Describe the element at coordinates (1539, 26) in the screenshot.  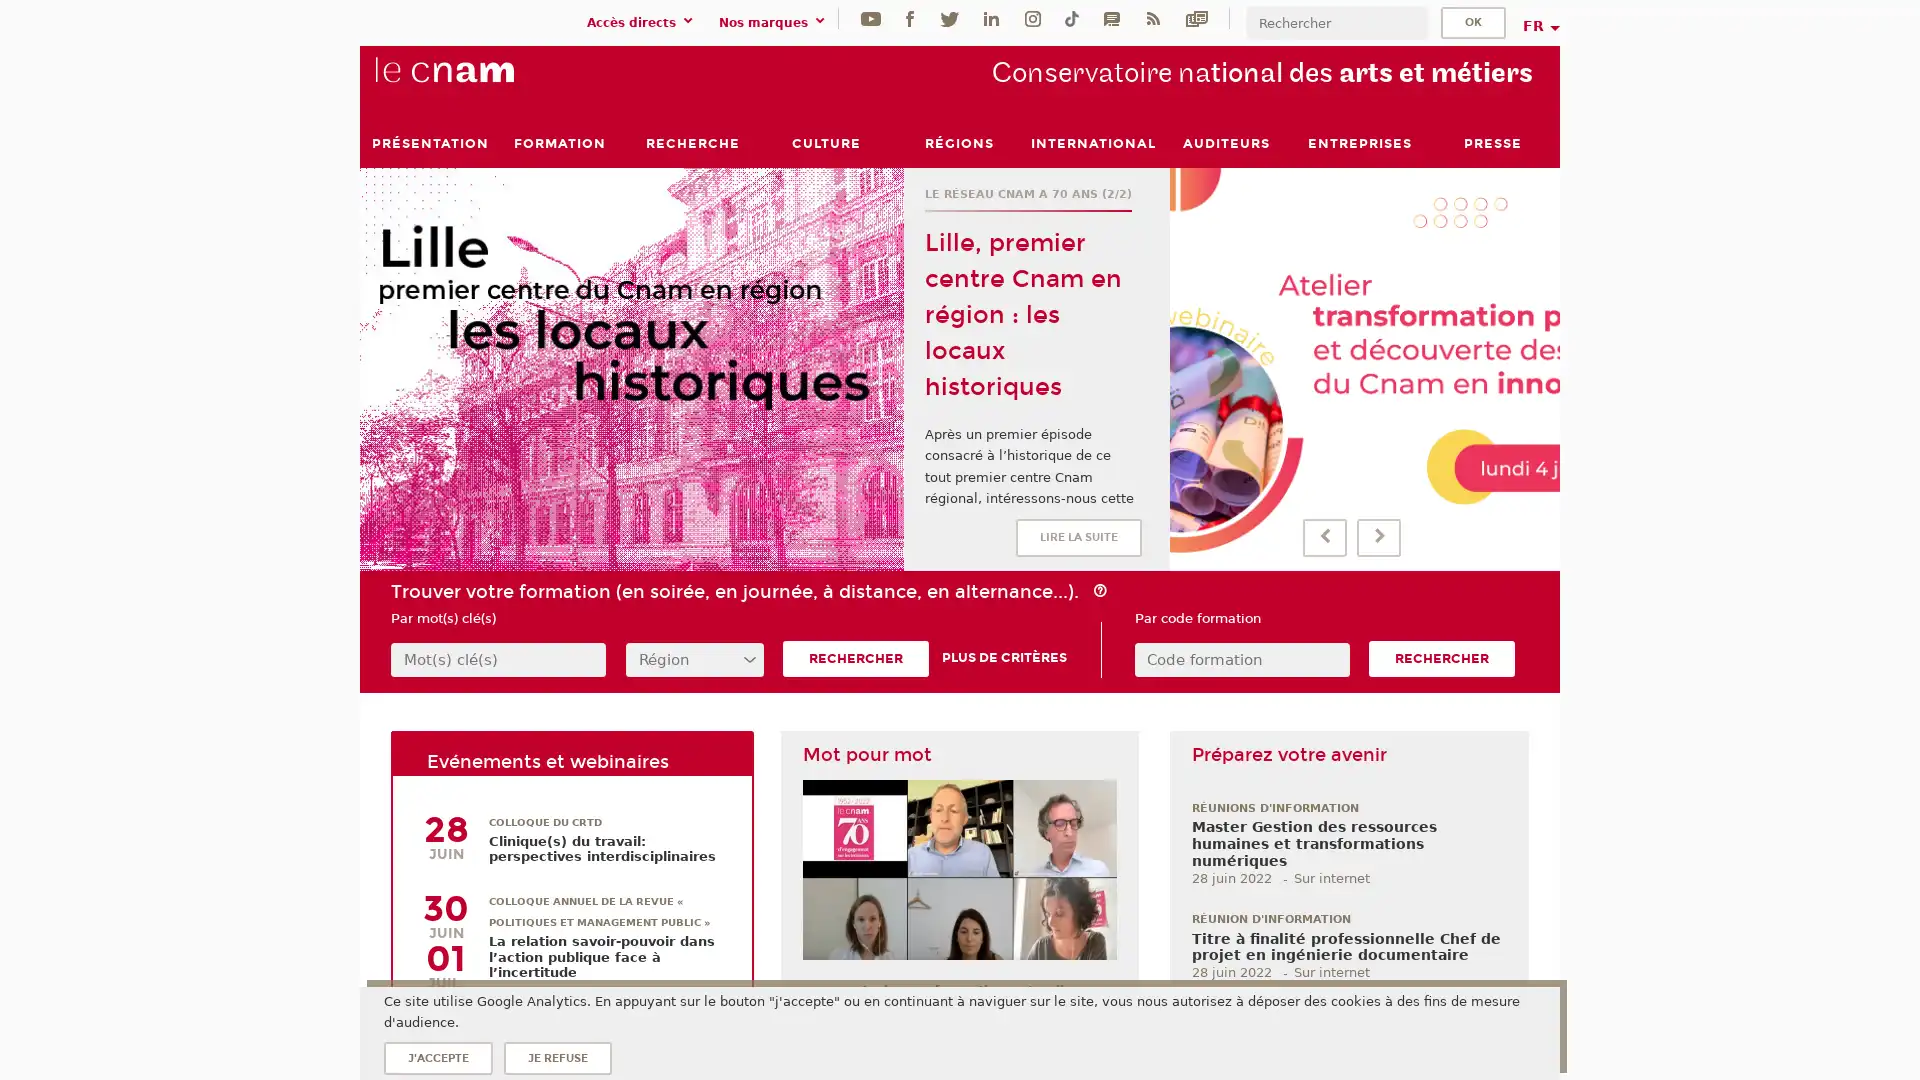
I see `FR` at that location.